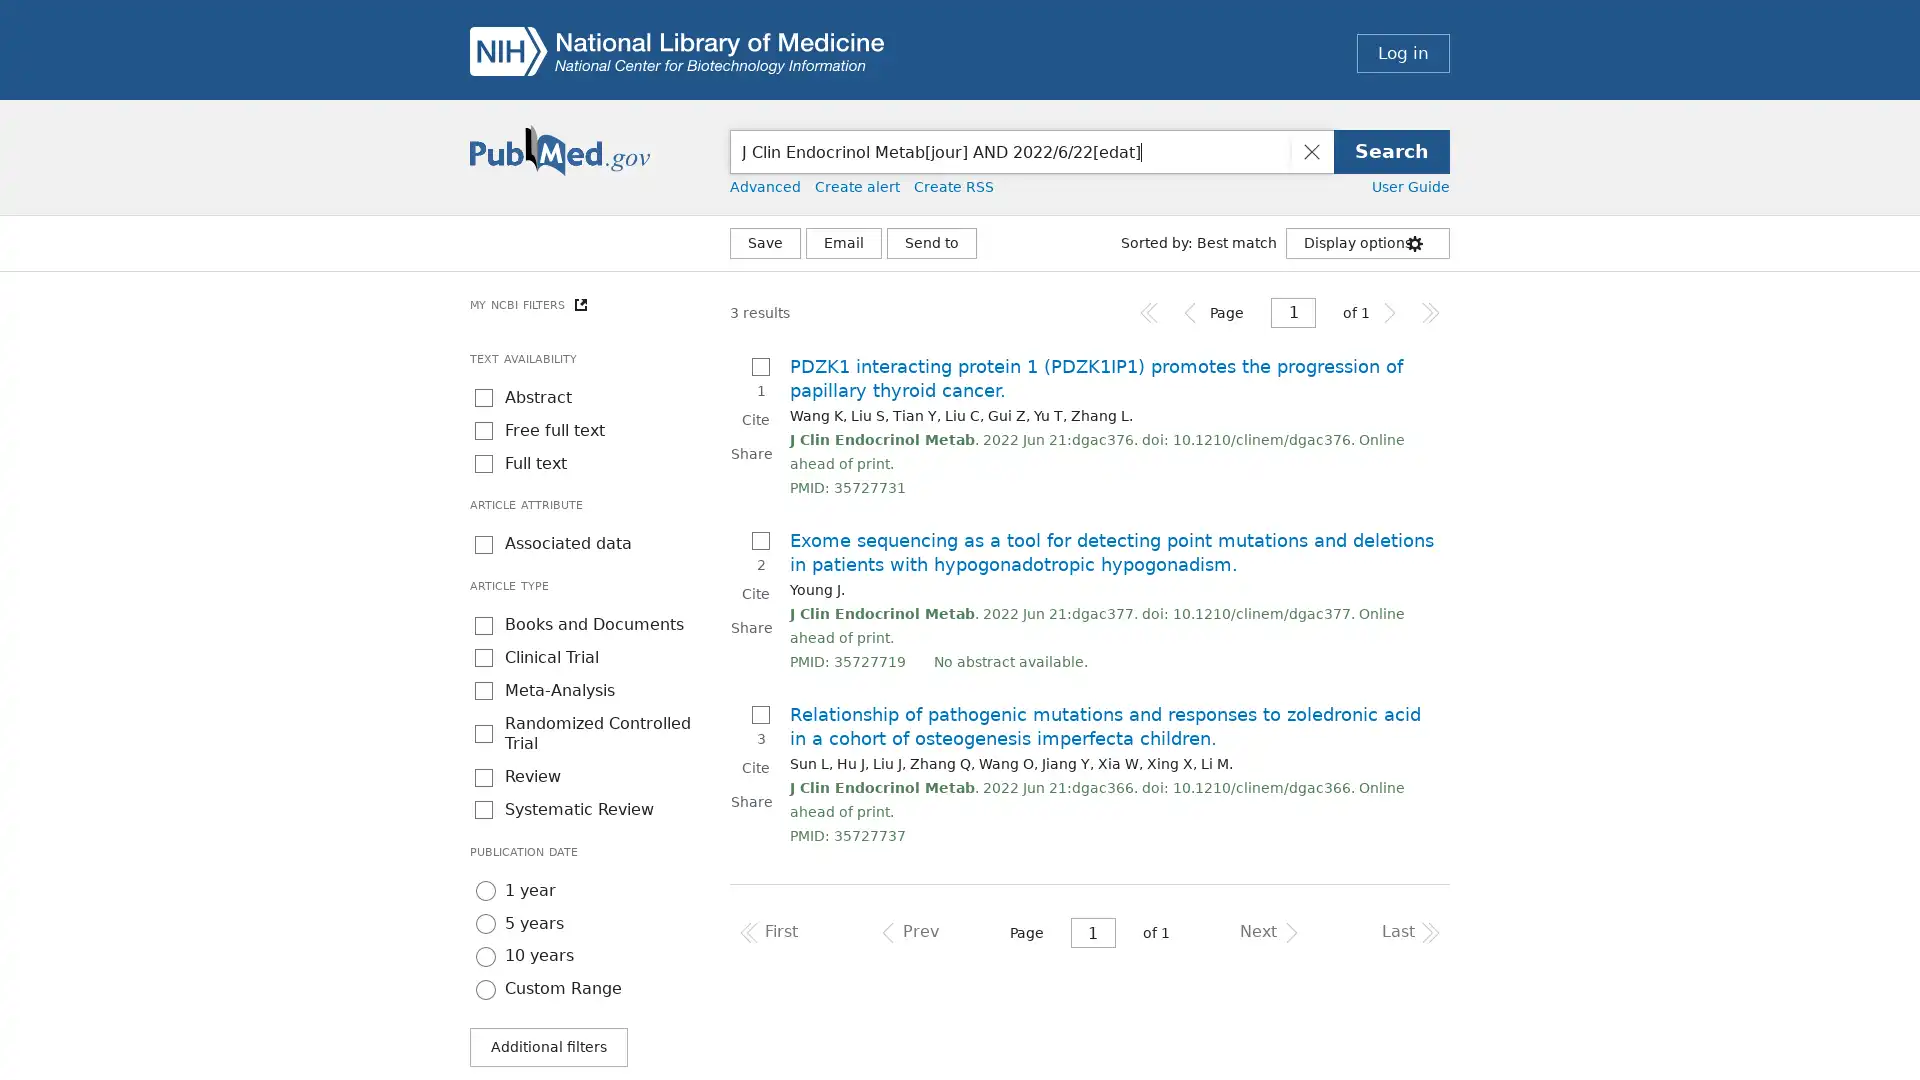 This screenshot has width=1920, height=1080. What do you see at coordinates (770, 933) in the screenshot?
I see `Navigates to the first page of results.` at bounding box center [770, 933].